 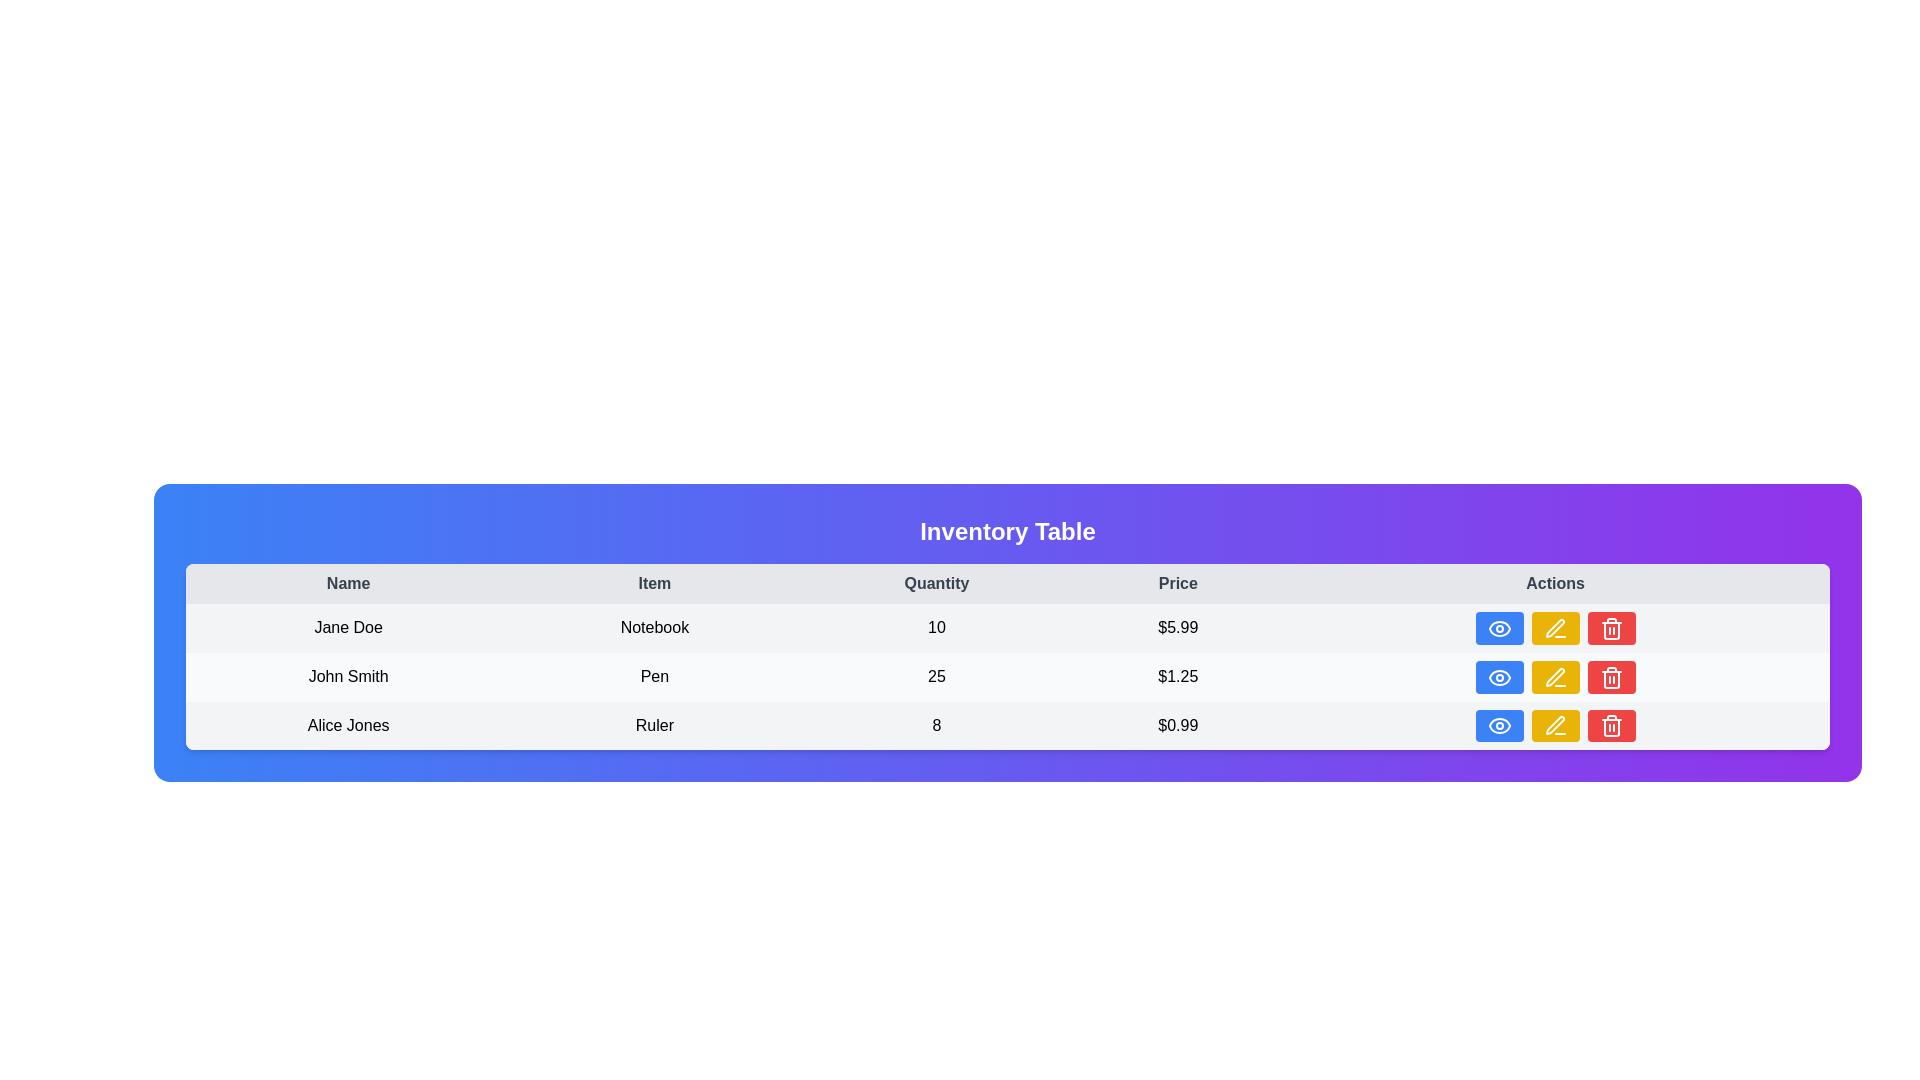 What do you see at coordinates (1554, 627) in the screenshot?
I see `the edit button in the Actions column for the 'Notebook' item associated with 'Jane Doe'` at bounding box center [1554, 627].